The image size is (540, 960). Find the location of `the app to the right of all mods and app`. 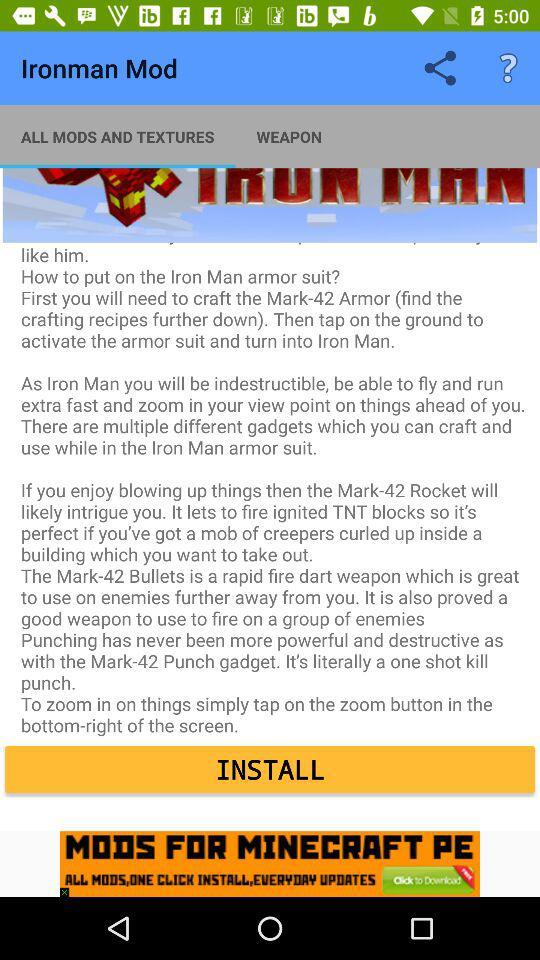

the app to the right of all mods and app is located at coordinates (288, 135).